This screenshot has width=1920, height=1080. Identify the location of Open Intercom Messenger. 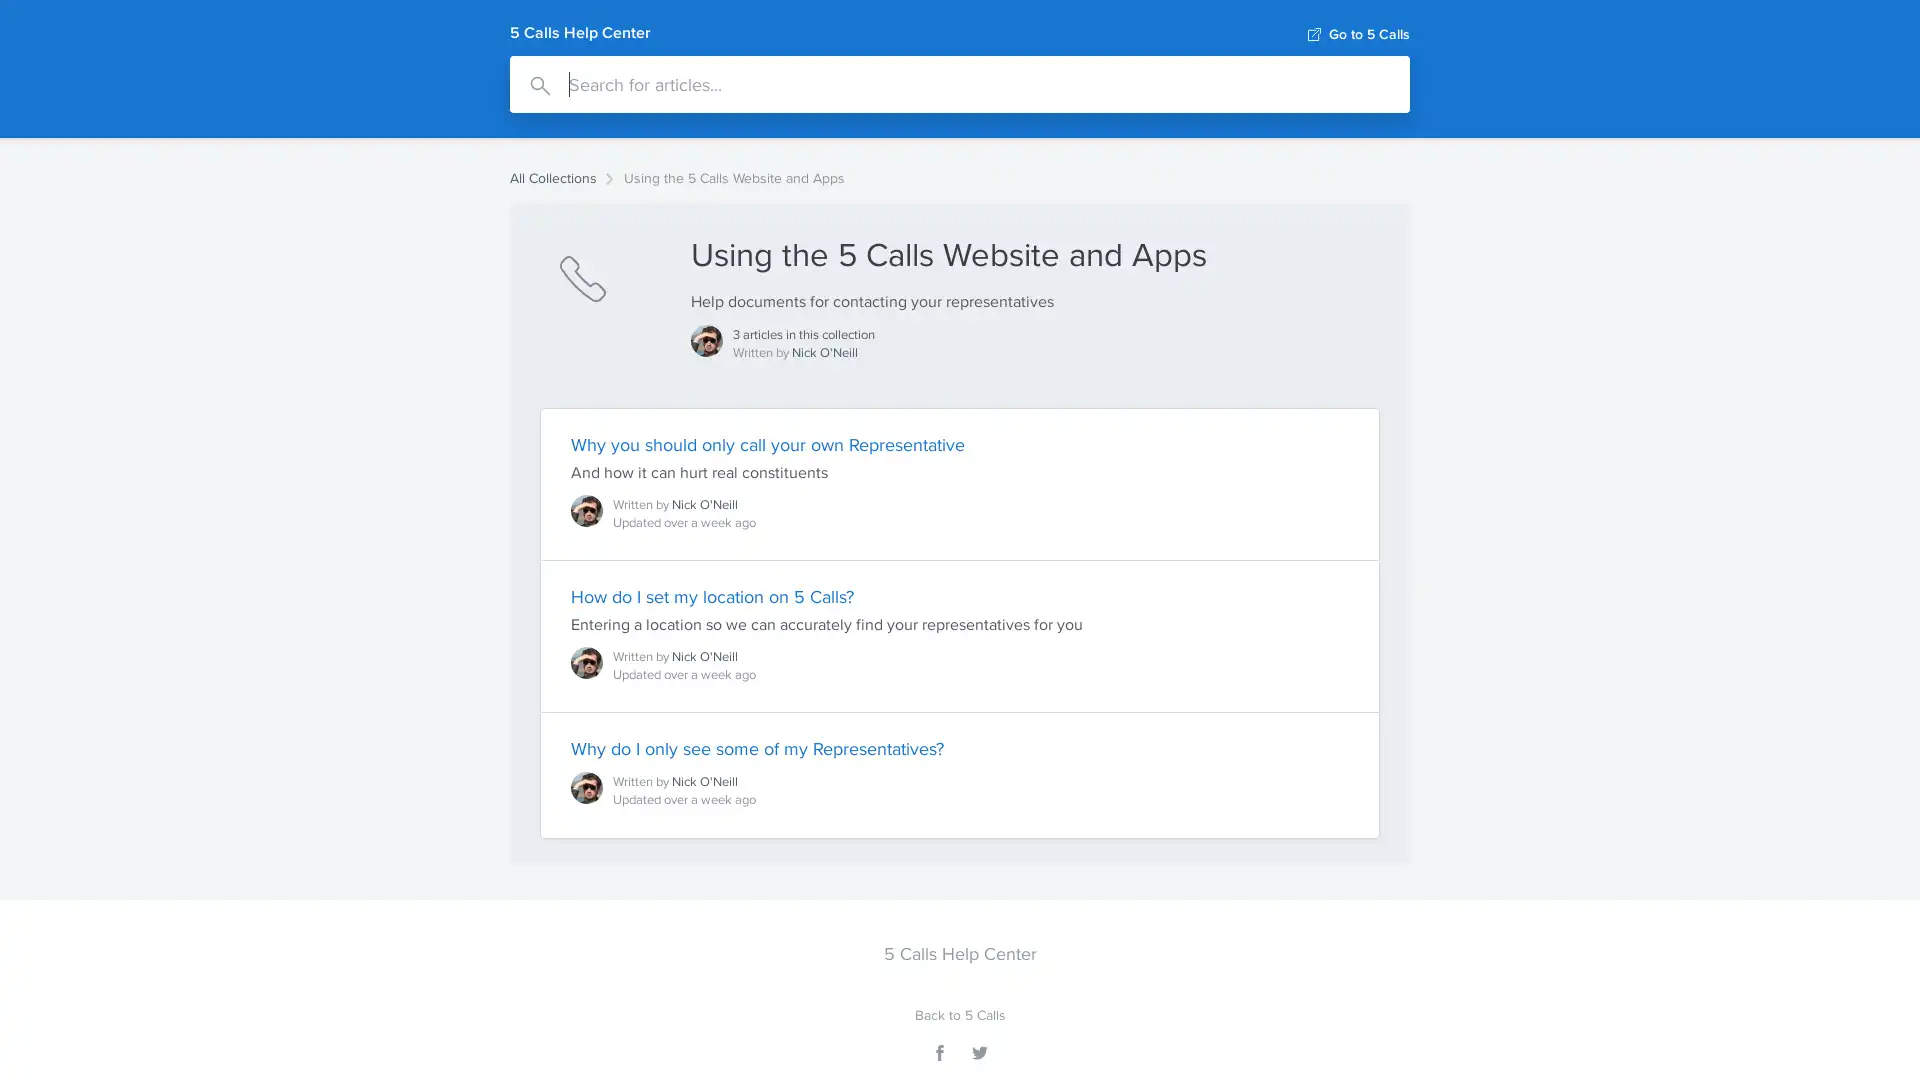
(1869, 1029).